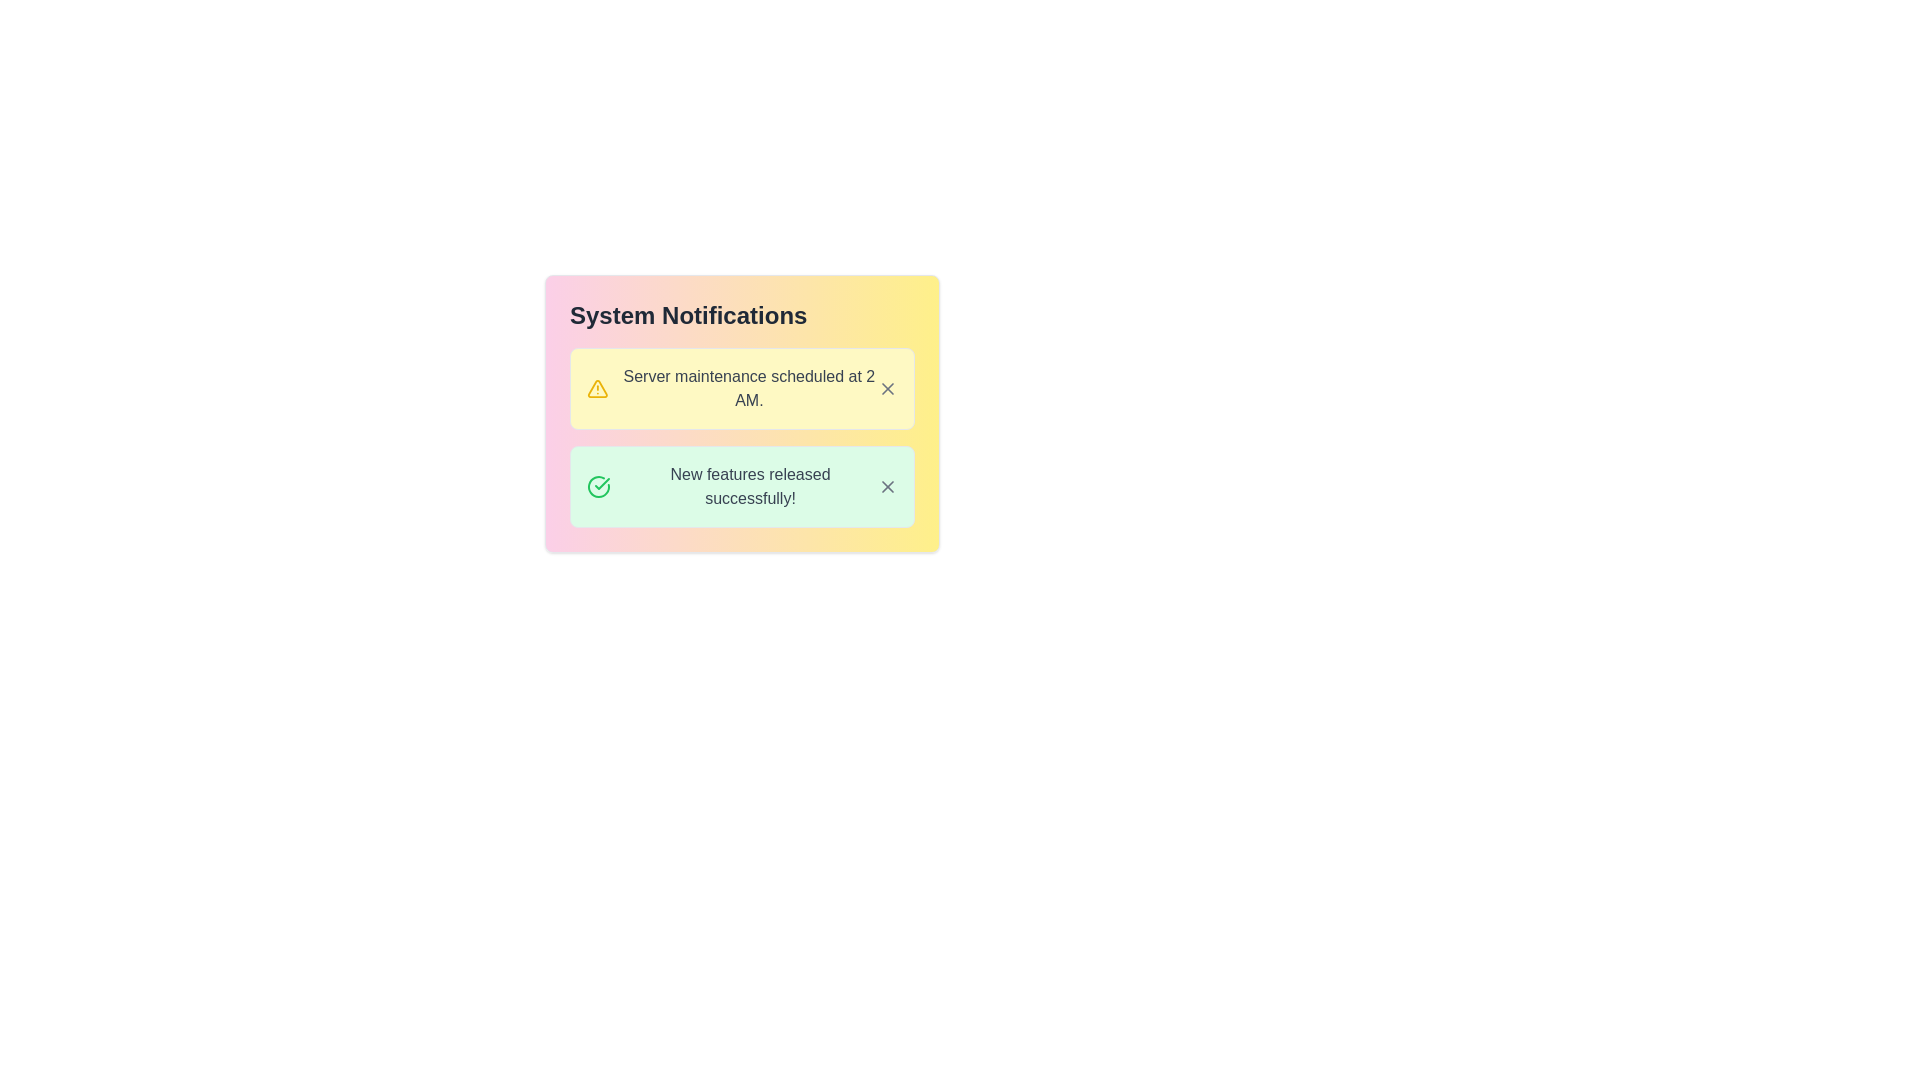  Describe the element at coordinates (748, 389) in the screenshot. I see `the informational text element stating 'Server maintenance scheduled at 2 AM.' which is displayed in gray font on a light yellow background, located below 'System Notifications'` at that location.